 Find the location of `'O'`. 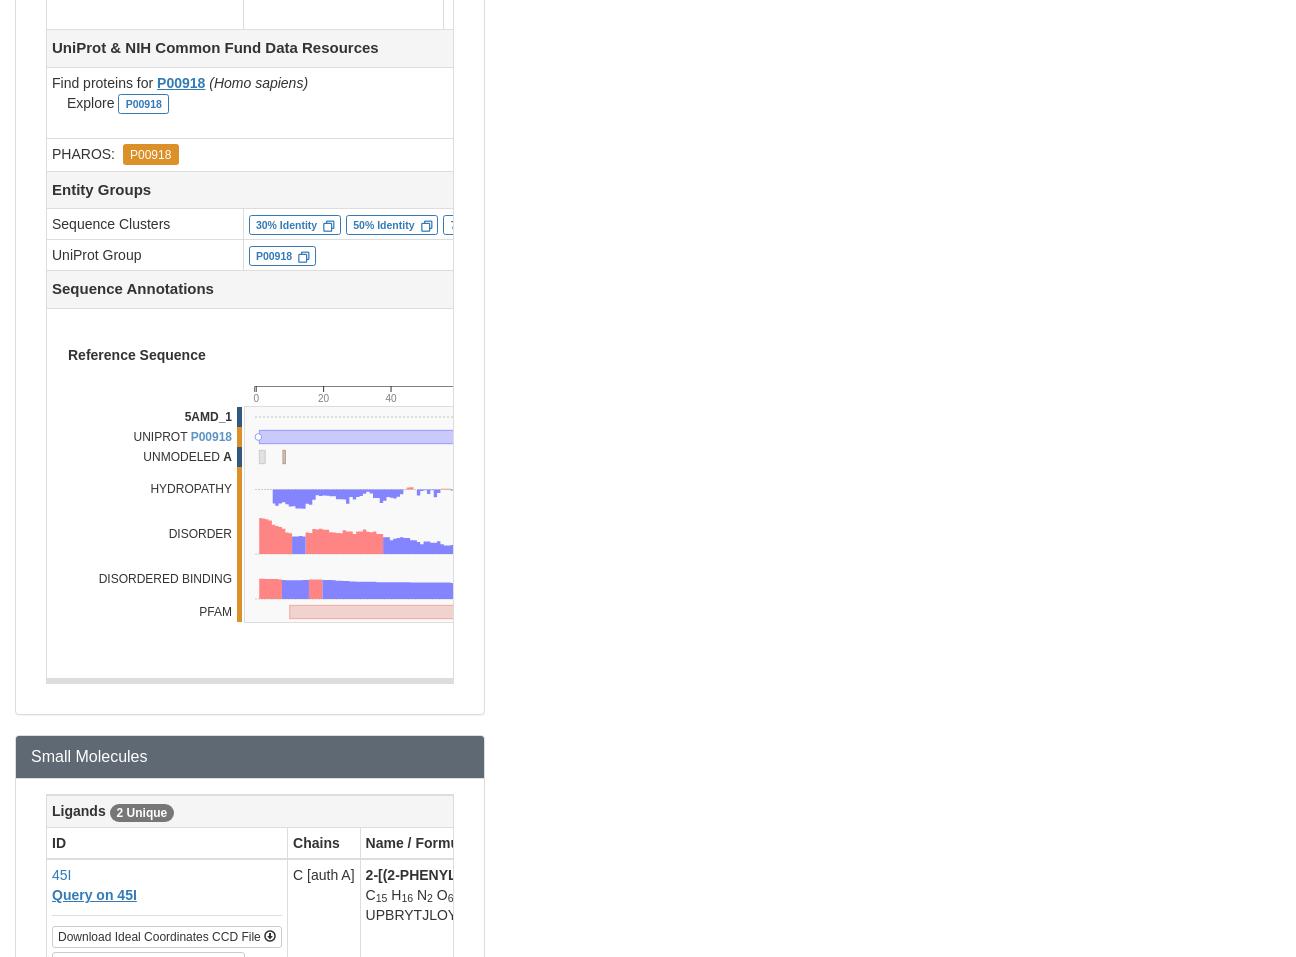

'O' is located at coordinates (439, 894).